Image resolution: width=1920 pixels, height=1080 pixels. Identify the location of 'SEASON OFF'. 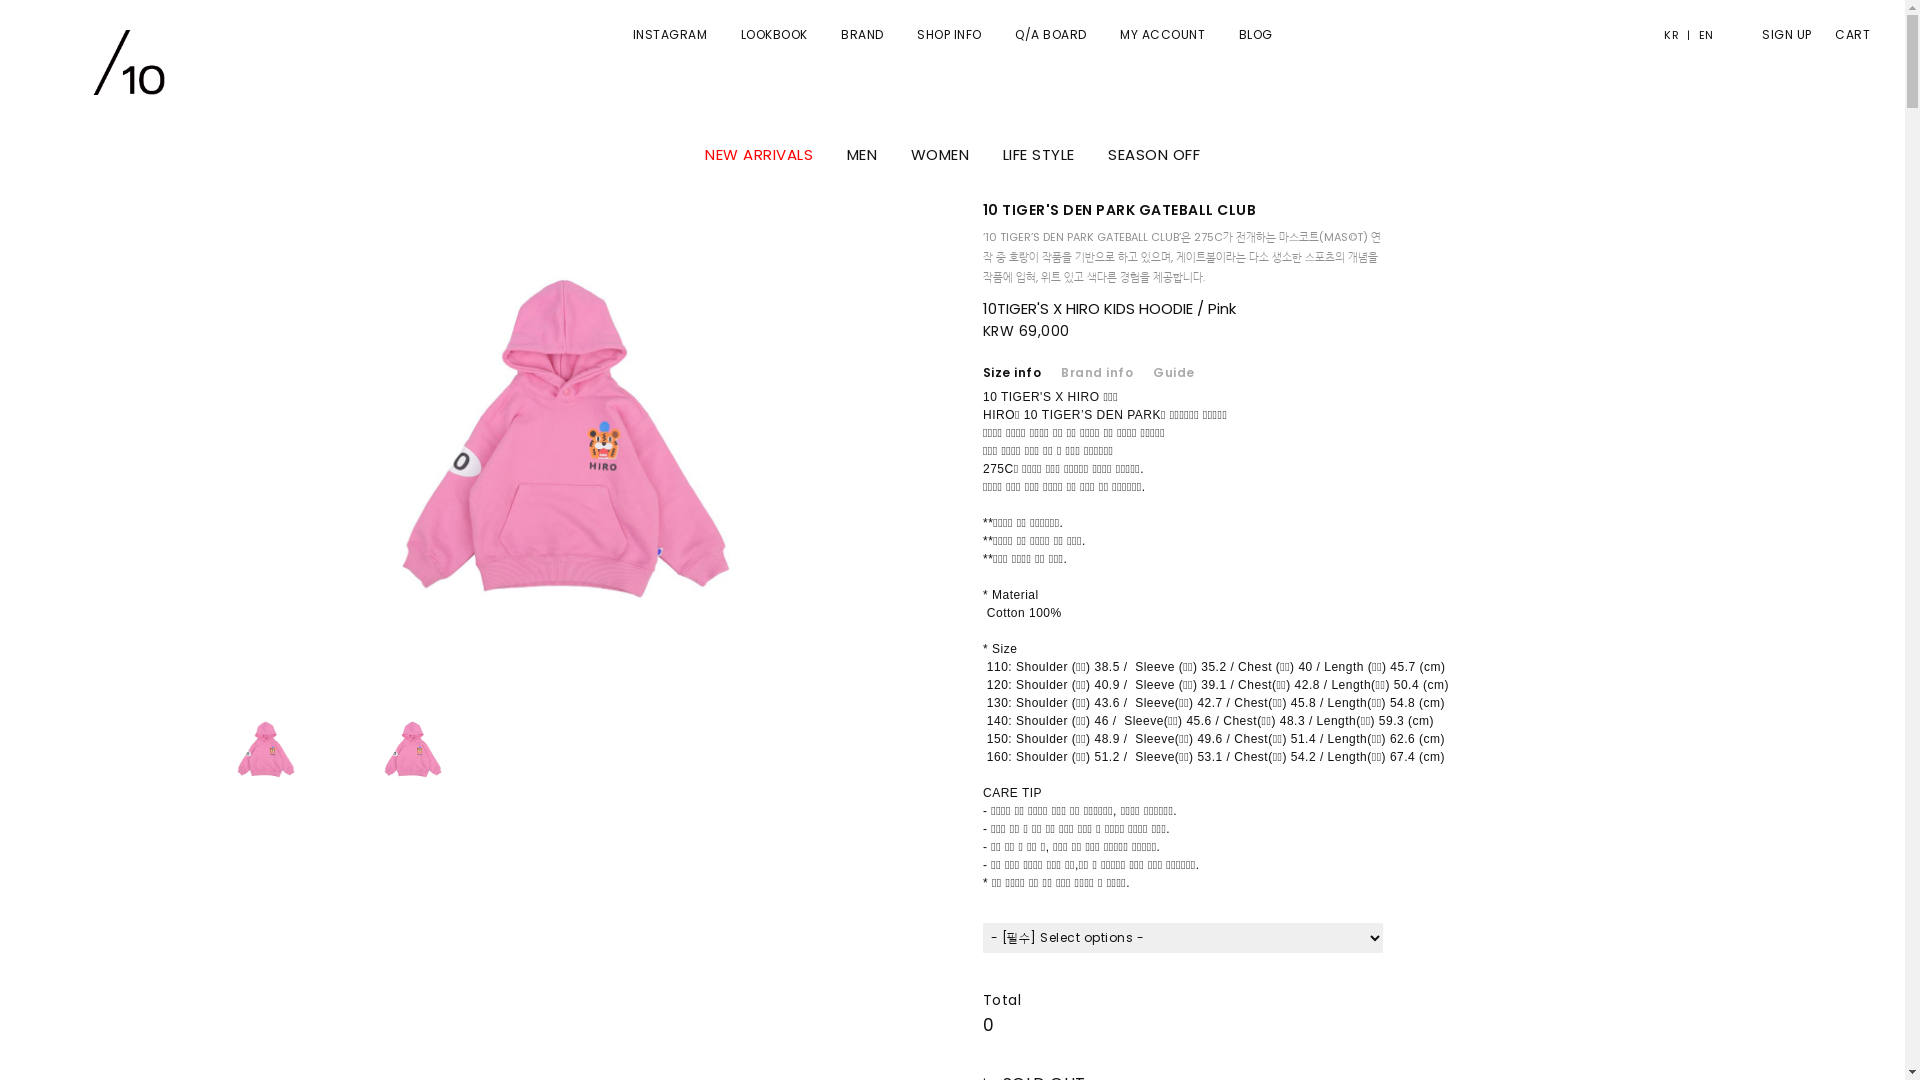
(1153, 153).